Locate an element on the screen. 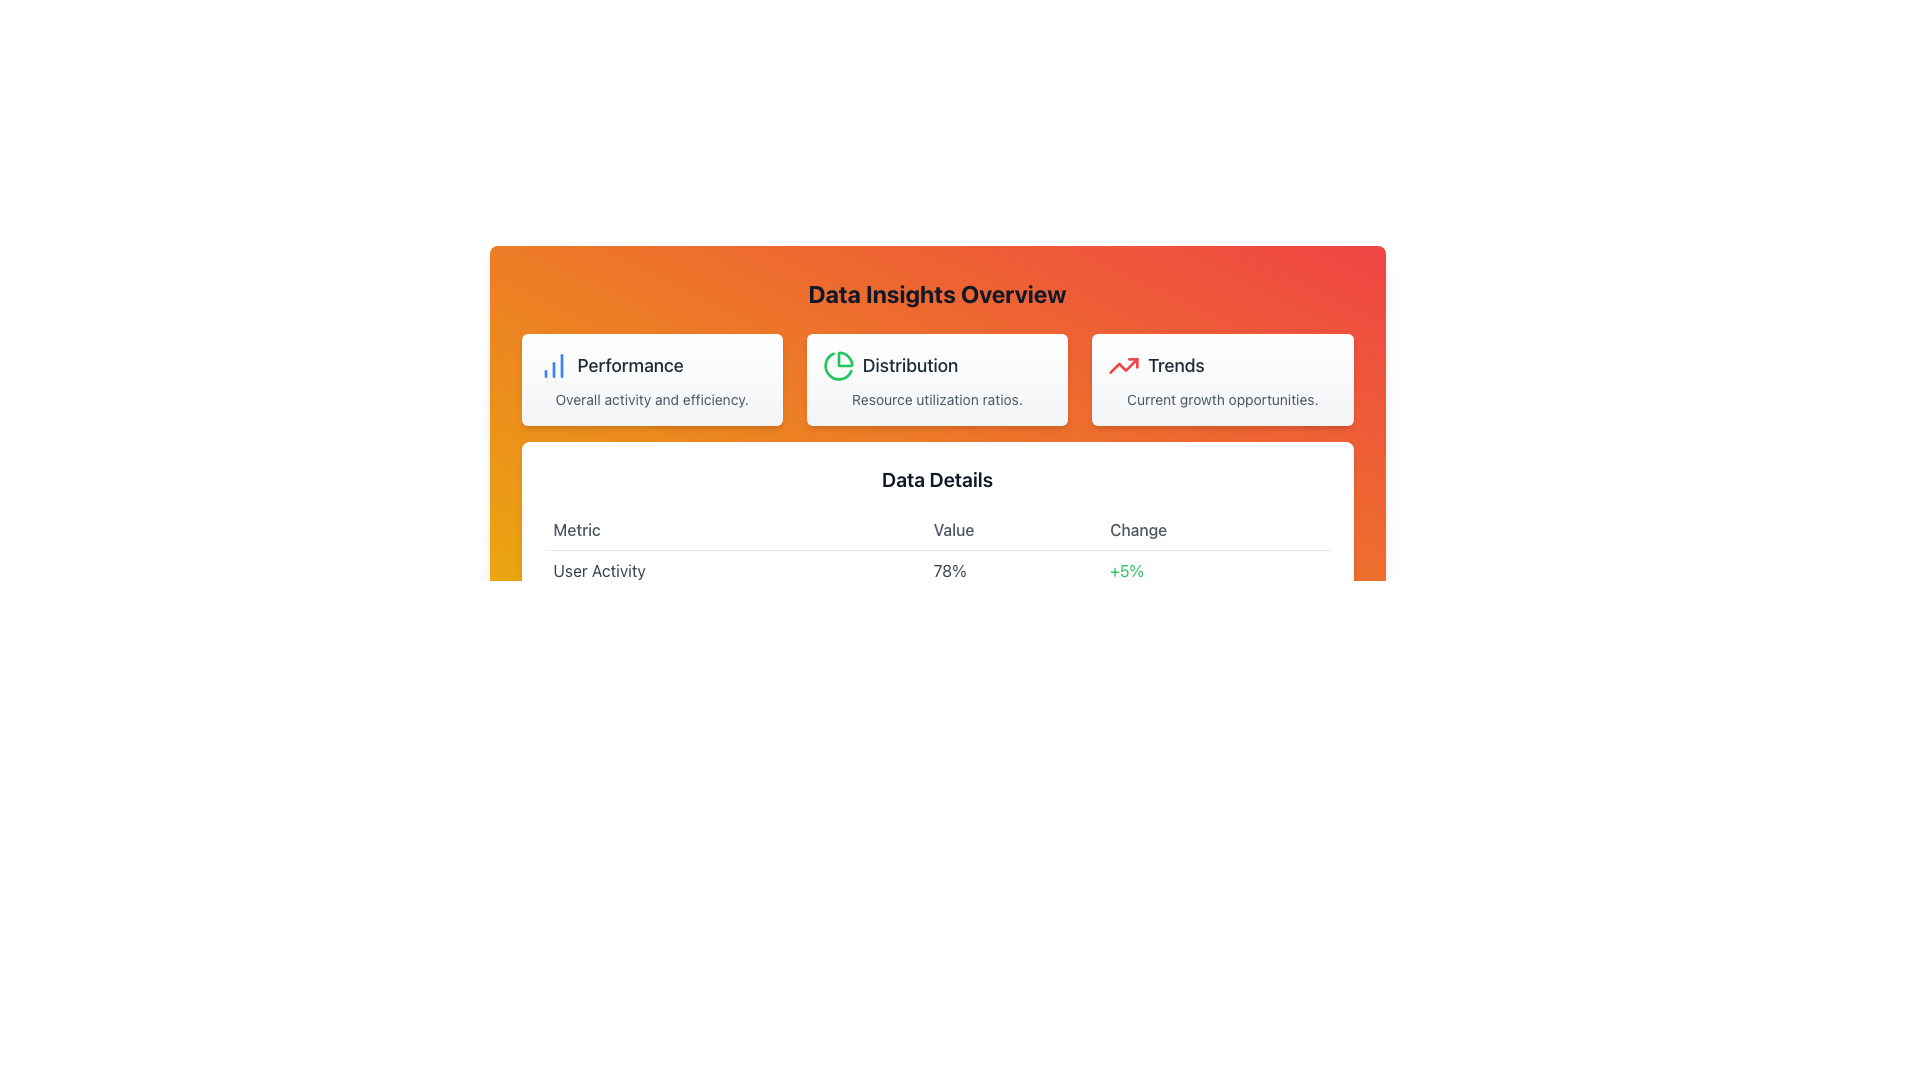 Image resolution: width=1920 pixels, height=1080 pixels. the small, circular pie chart icon with a green outline located in the 'Distribution' section, positioned between the 'Performance' and 'Trends' sections is located at coordinates (838, 366).